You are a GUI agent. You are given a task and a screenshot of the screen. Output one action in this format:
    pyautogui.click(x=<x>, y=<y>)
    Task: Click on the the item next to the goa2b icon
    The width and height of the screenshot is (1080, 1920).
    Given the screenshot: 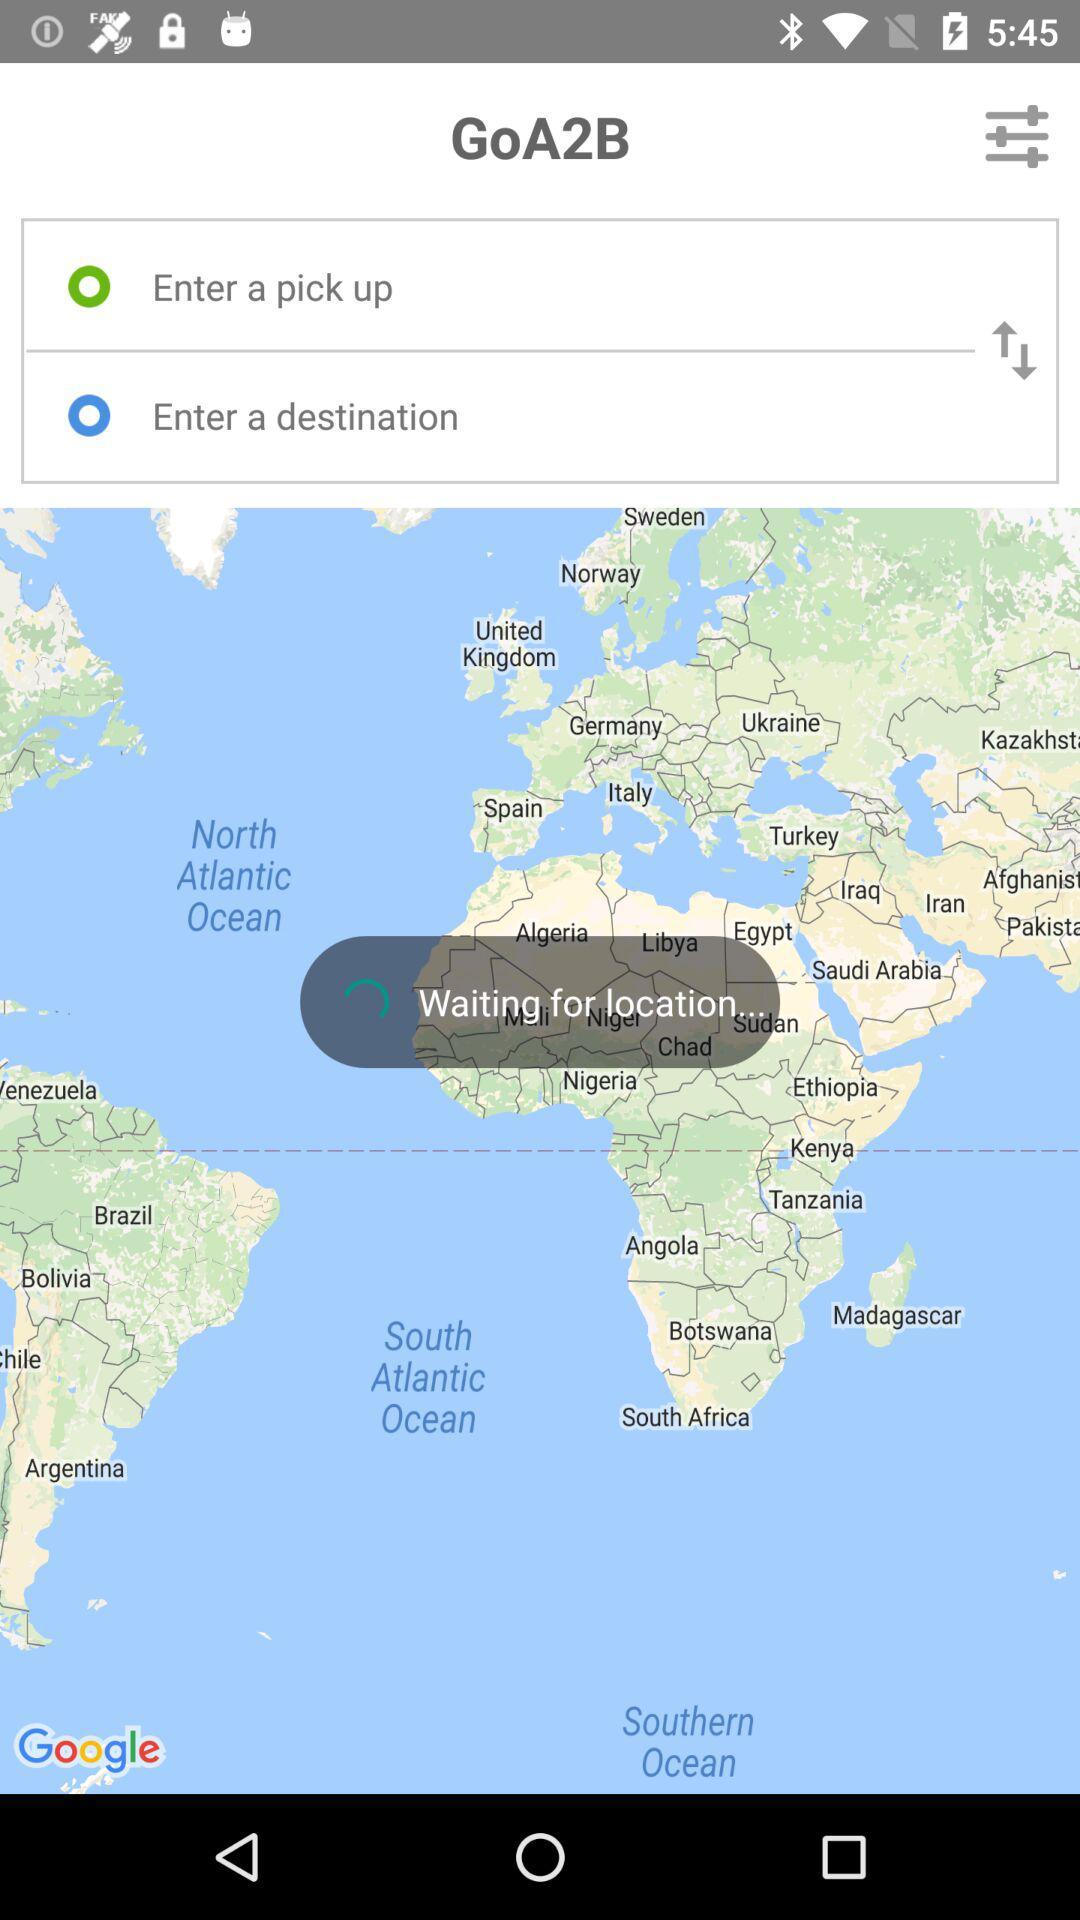 What is the action you would take?
    pyautogui.click(x=1017, y=135)
    